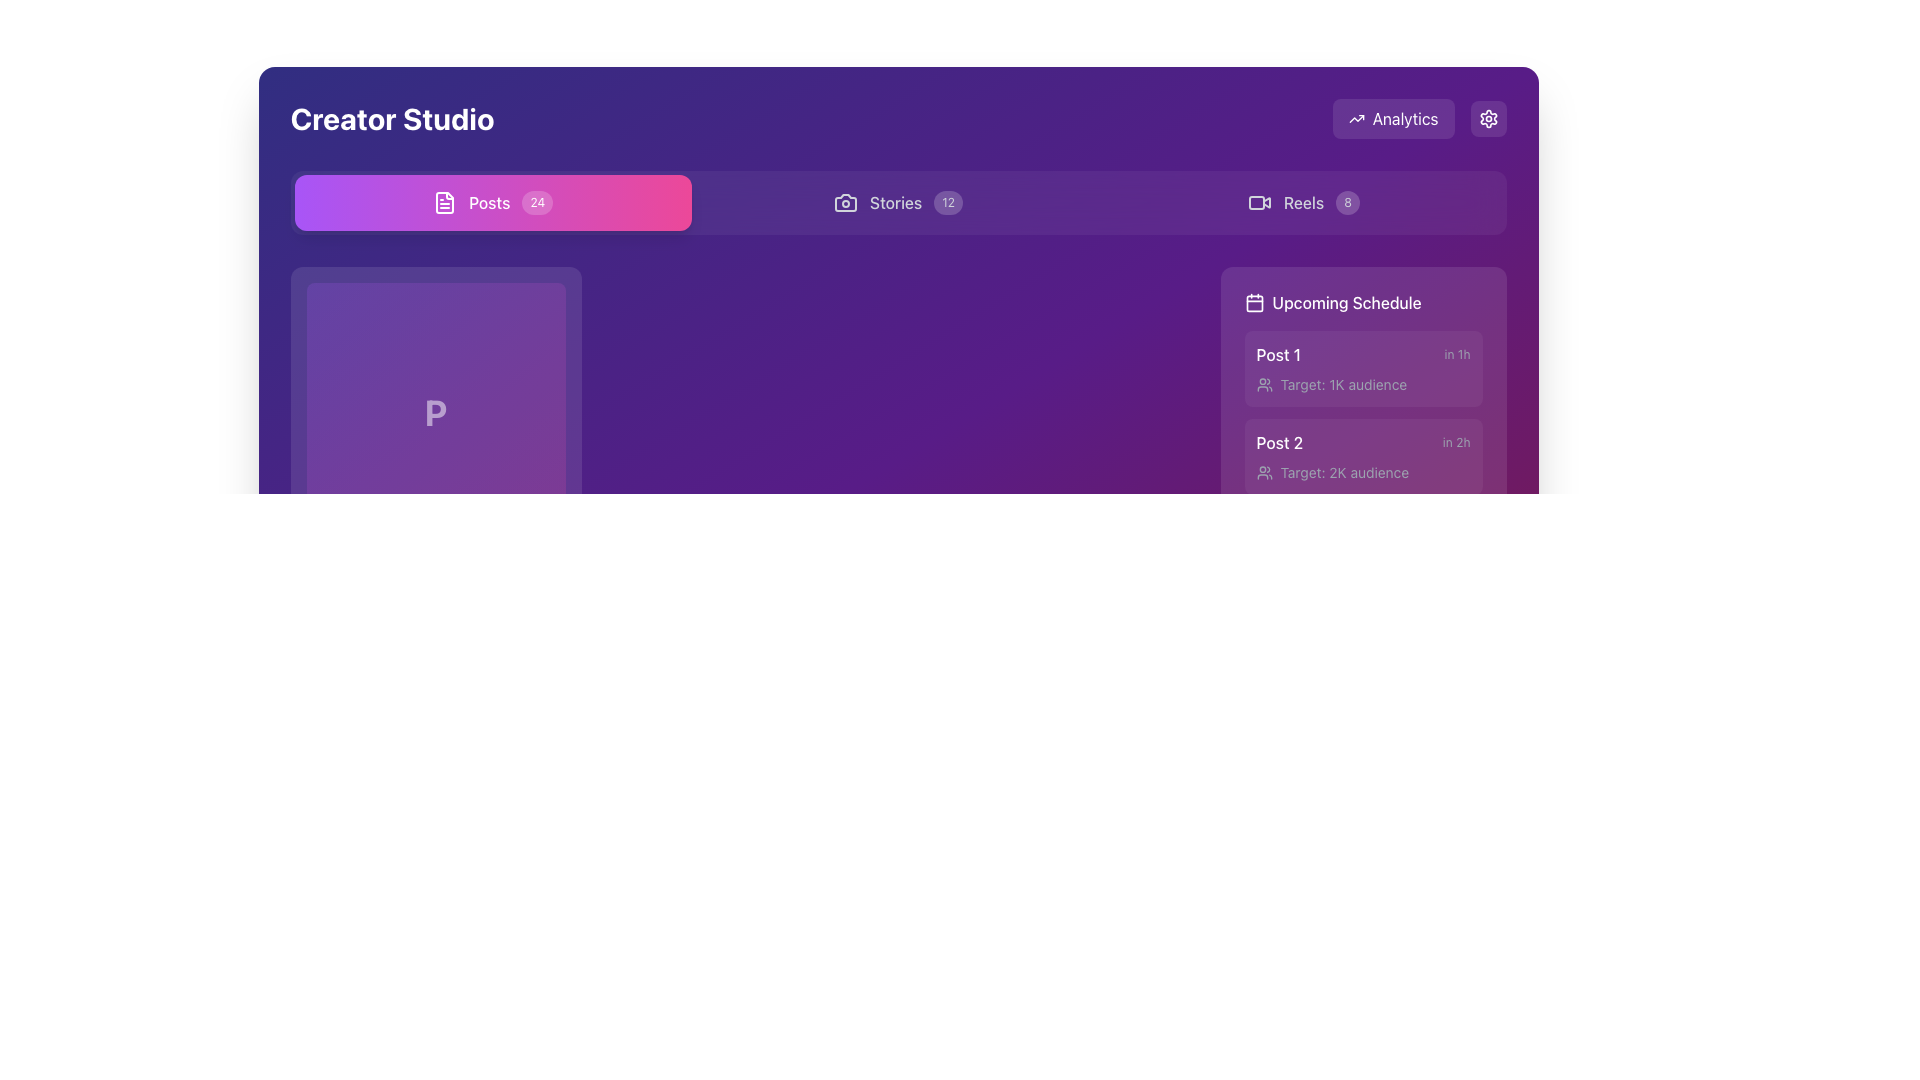 This screenshot has width=1920, height=1080. Describe the element at coordinates (1456, 442) in the screenshot. I see `the Text Label indicating the time remaining (2 hours) until the scheduled post for 'Post 2', located in the 'Upcoming Schedule' section, specifically in the second entry labeled 'Post 2'` at that location.